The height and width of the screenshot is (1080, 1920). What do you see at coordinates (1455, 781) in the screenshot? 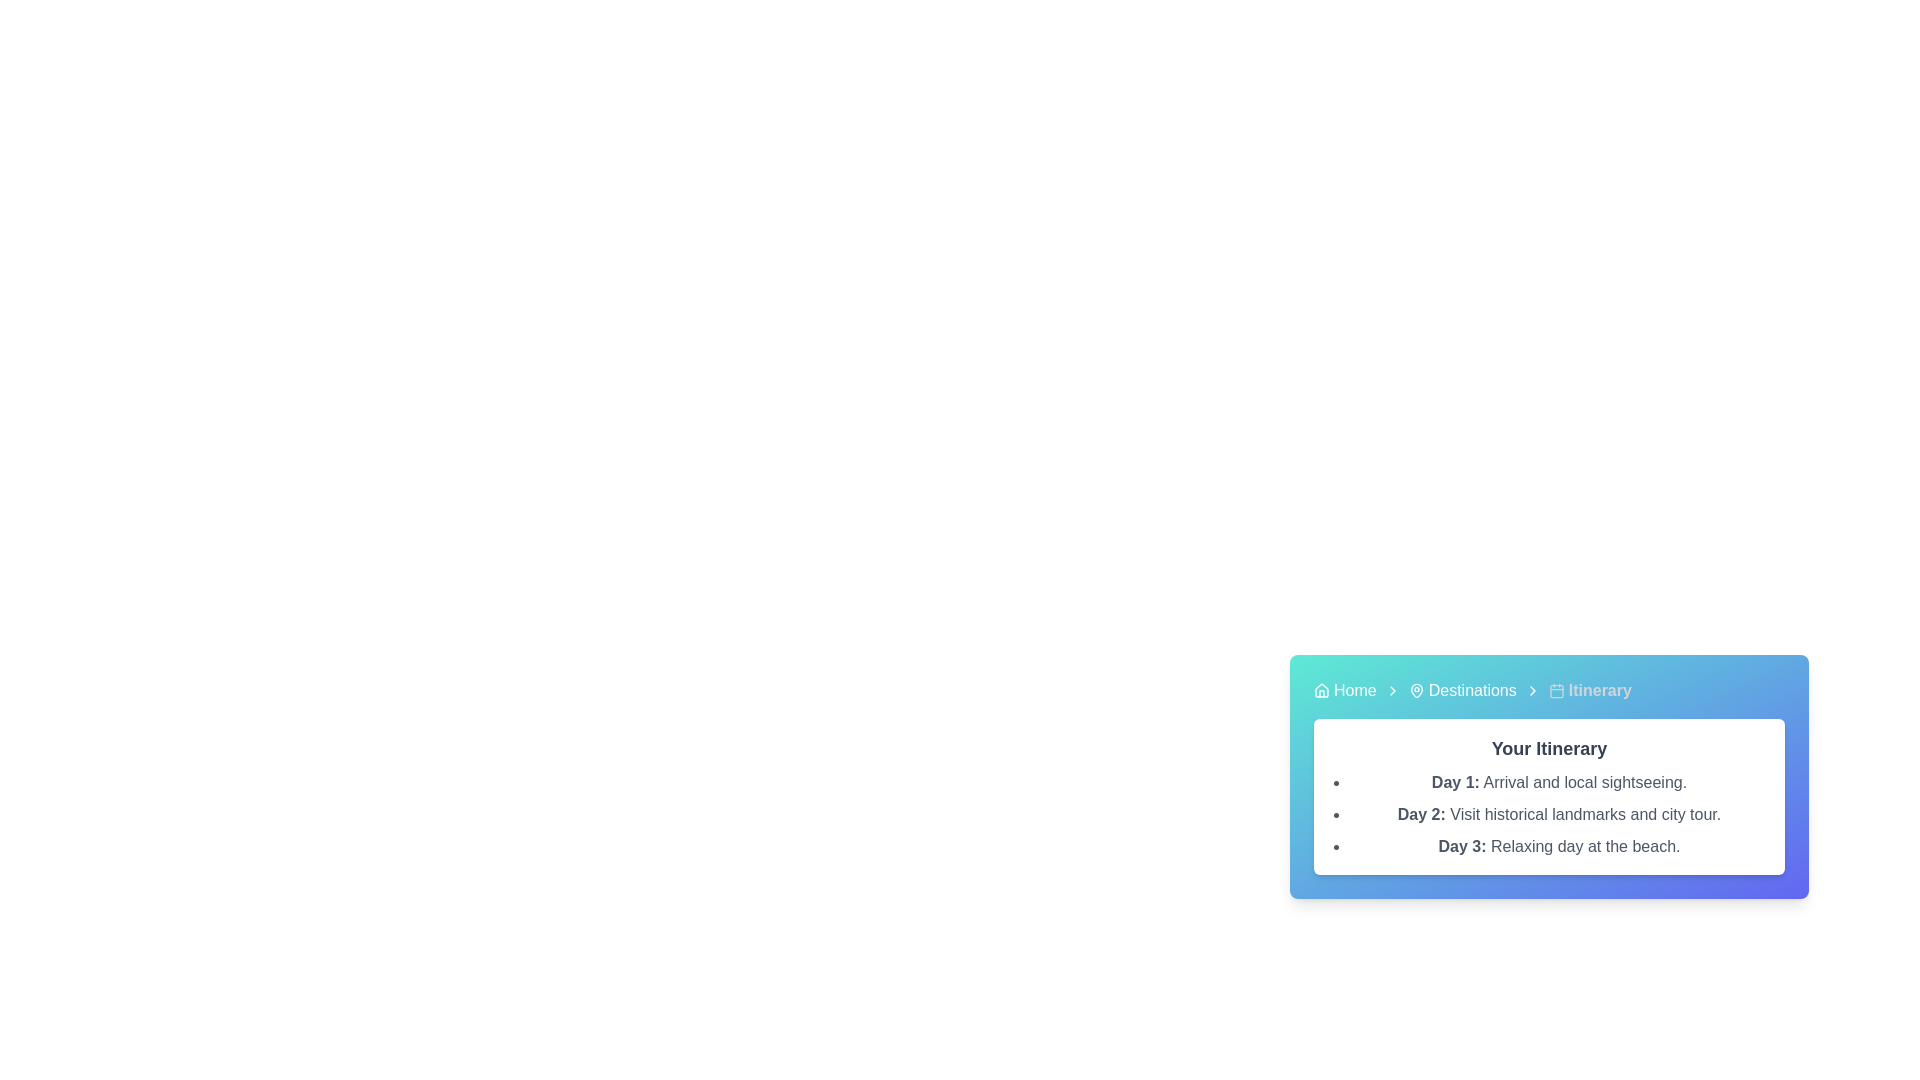
I see `the label marking the start of the first day's activities in the itinerary, located near the top of the itinerary card below the 'Your Itinerary' heading` at bounding box center [1455, 781].